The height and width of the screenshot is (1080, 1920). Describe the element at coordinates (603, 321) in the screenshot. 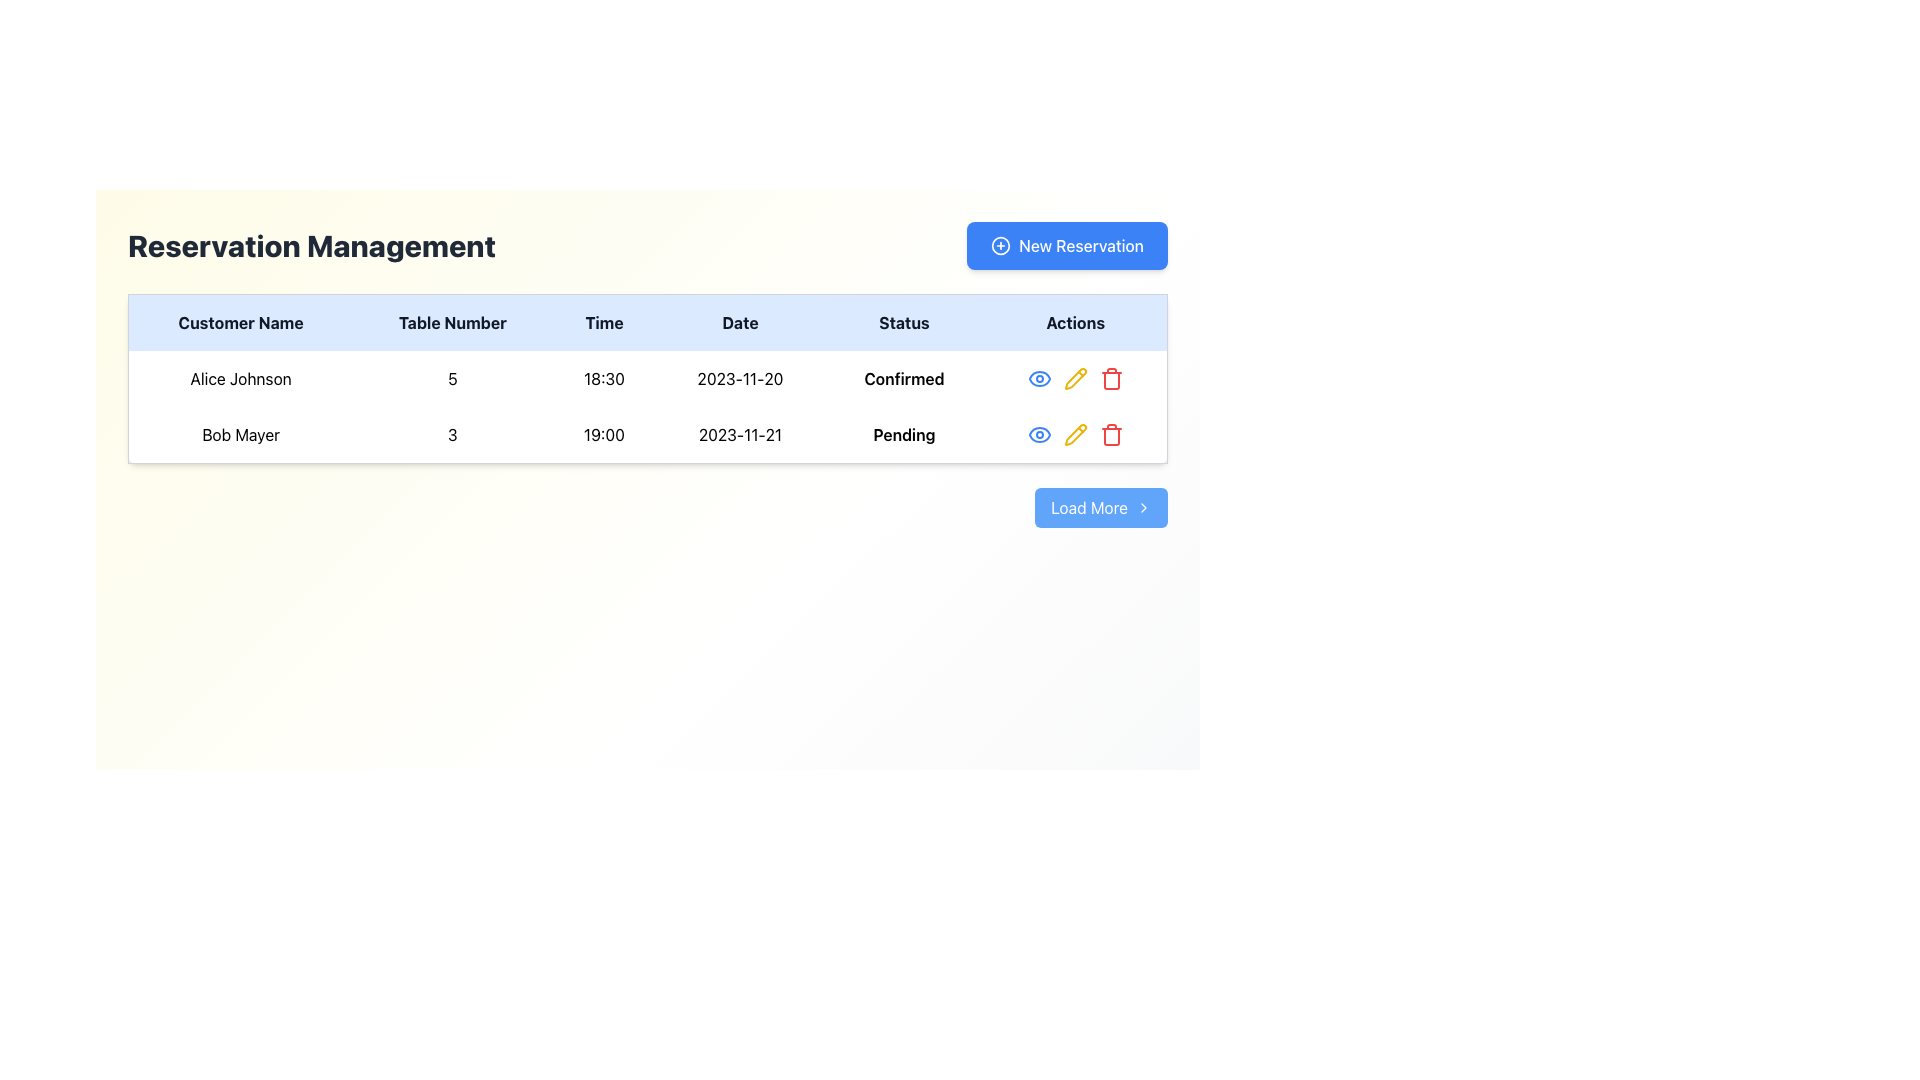

I see `the 'Time' header label in the table, which is positioned centrally between the 'Table Number' and 'Date' labels` at that location.